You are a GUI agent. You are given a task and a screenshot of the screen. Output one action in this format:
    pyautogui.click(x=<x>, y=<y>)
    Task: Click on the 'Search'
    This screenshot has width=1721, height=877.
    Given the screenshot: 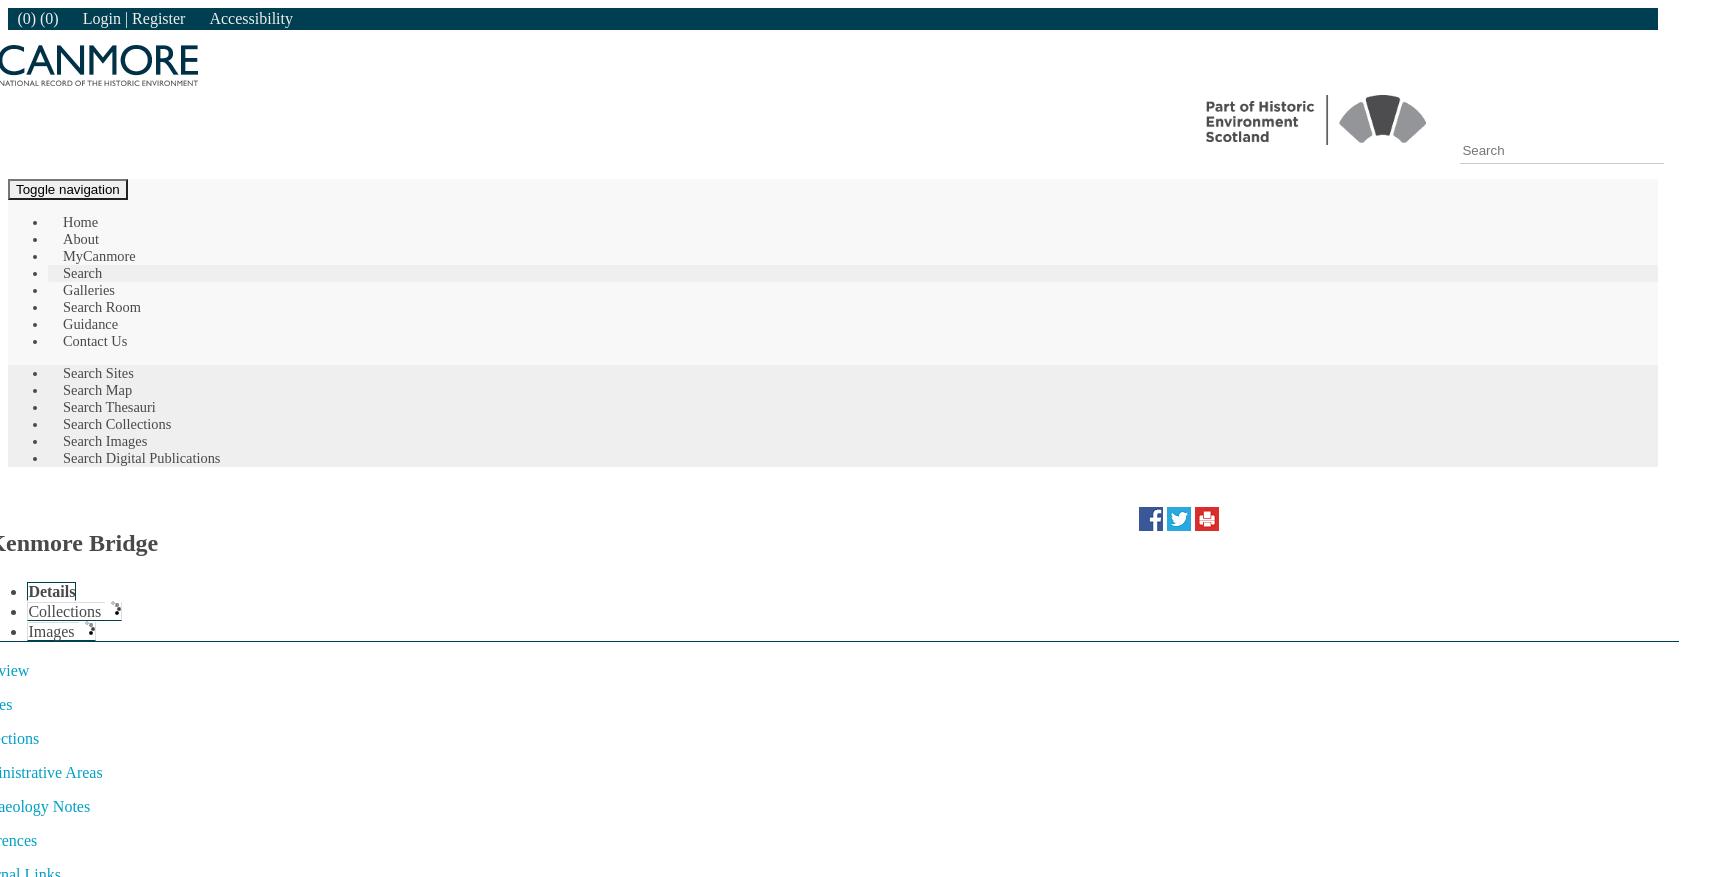 What is the action you would take?
    pyautogui.click(x=82, y=273)
    